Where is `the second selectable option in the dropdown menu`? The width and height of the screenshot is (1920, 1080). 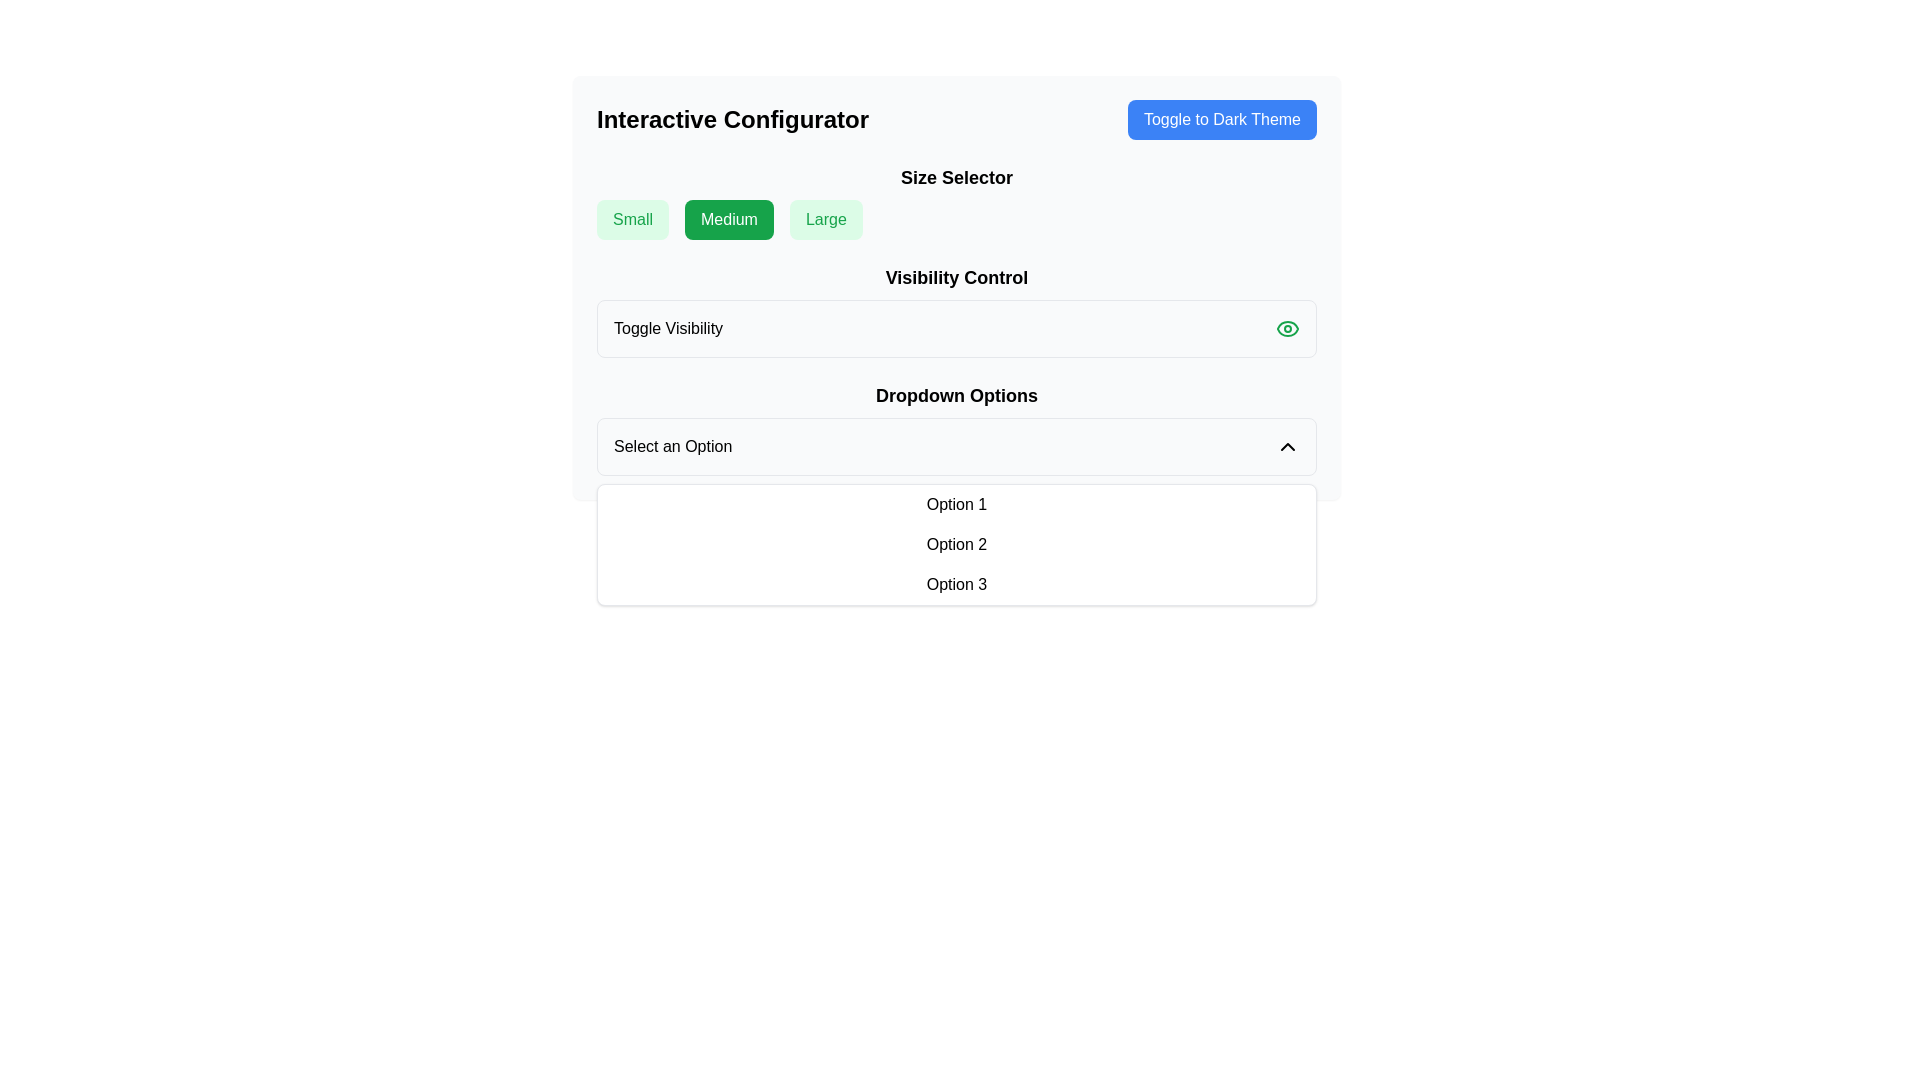
the second selectable option in the dropdown menu is located at coordinates (955, 544).